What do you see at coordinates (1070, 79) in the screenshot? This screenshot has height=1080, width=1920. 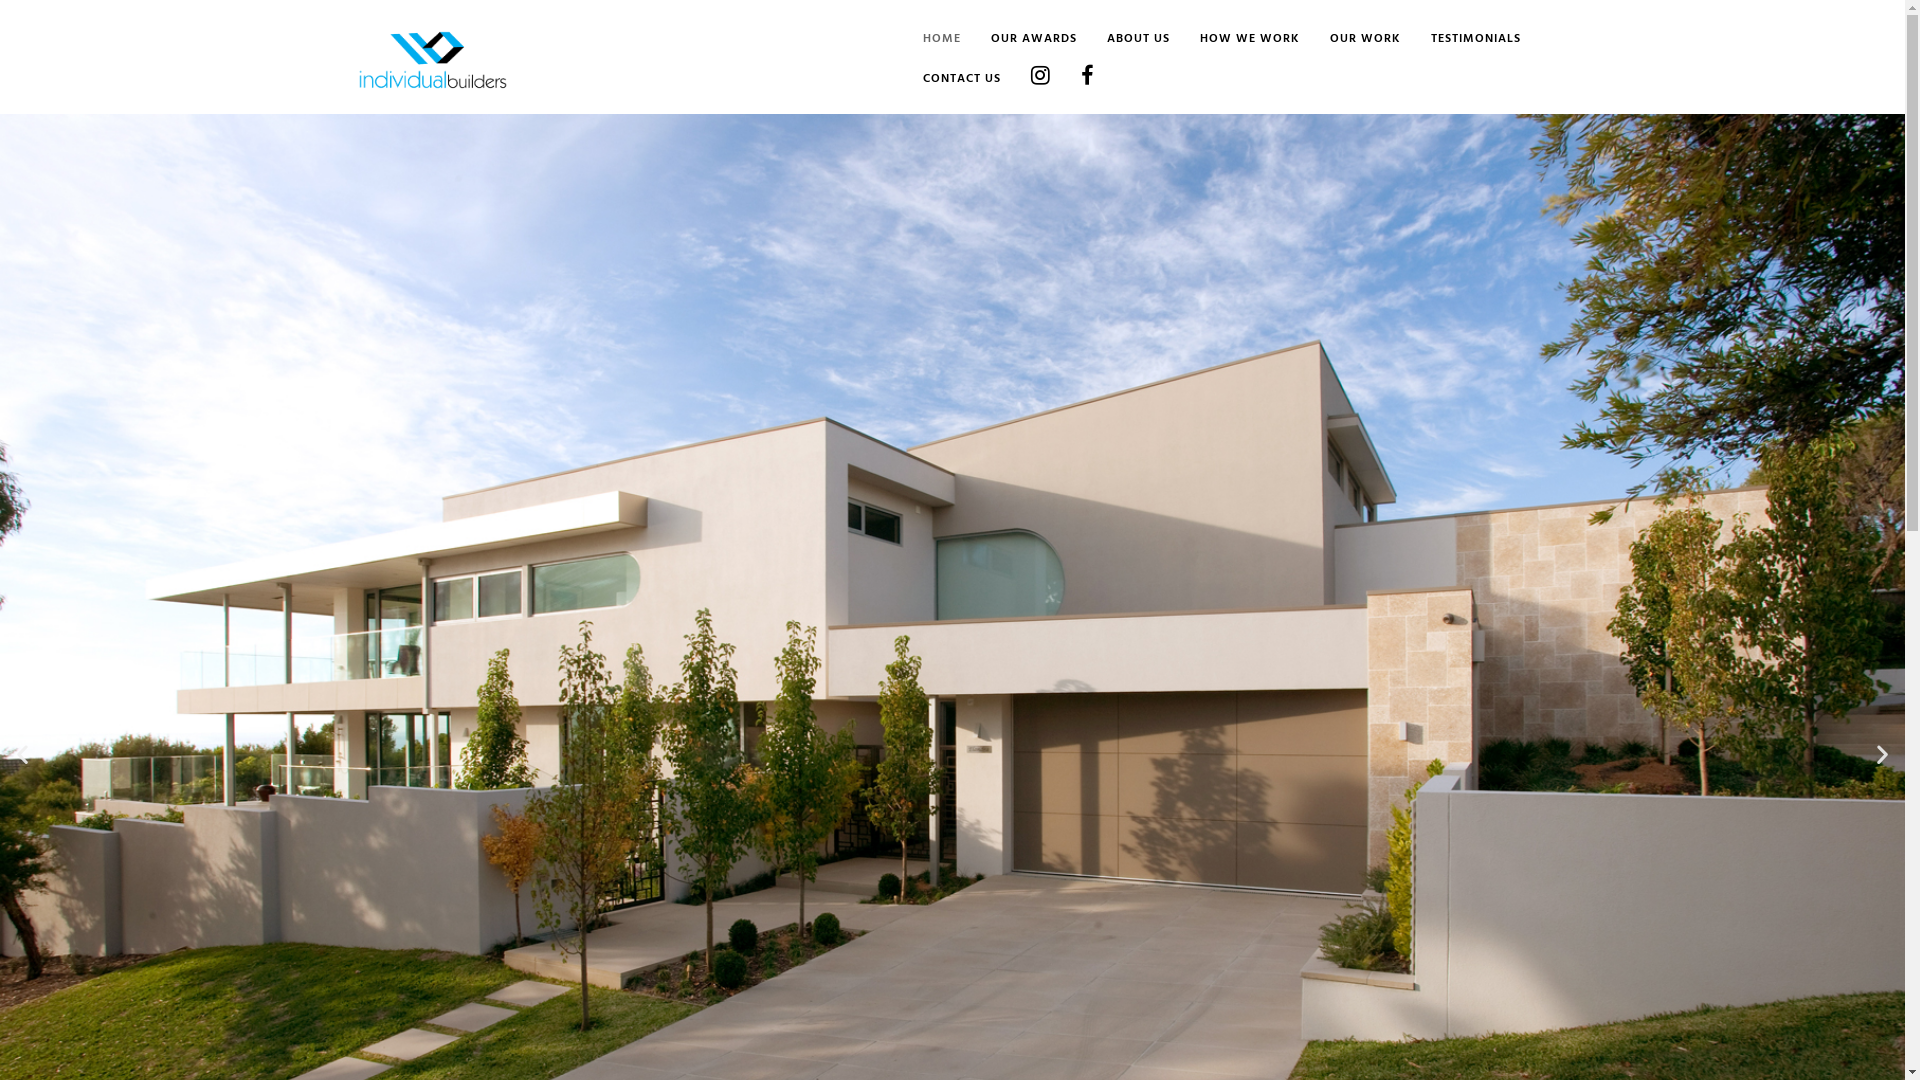 I see `'FACEBOOK'` at bounding box center [1070, 79].